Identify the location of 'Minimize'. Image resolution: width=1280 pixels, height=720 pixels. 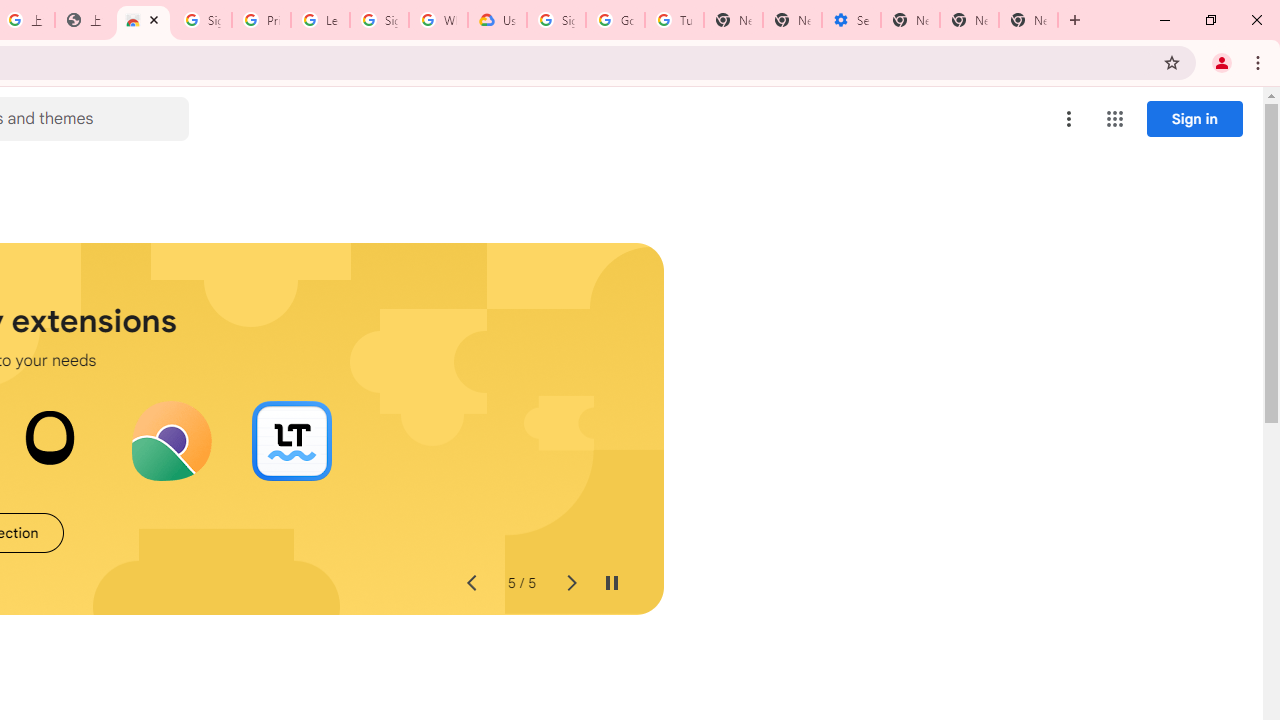
(1165, 20).